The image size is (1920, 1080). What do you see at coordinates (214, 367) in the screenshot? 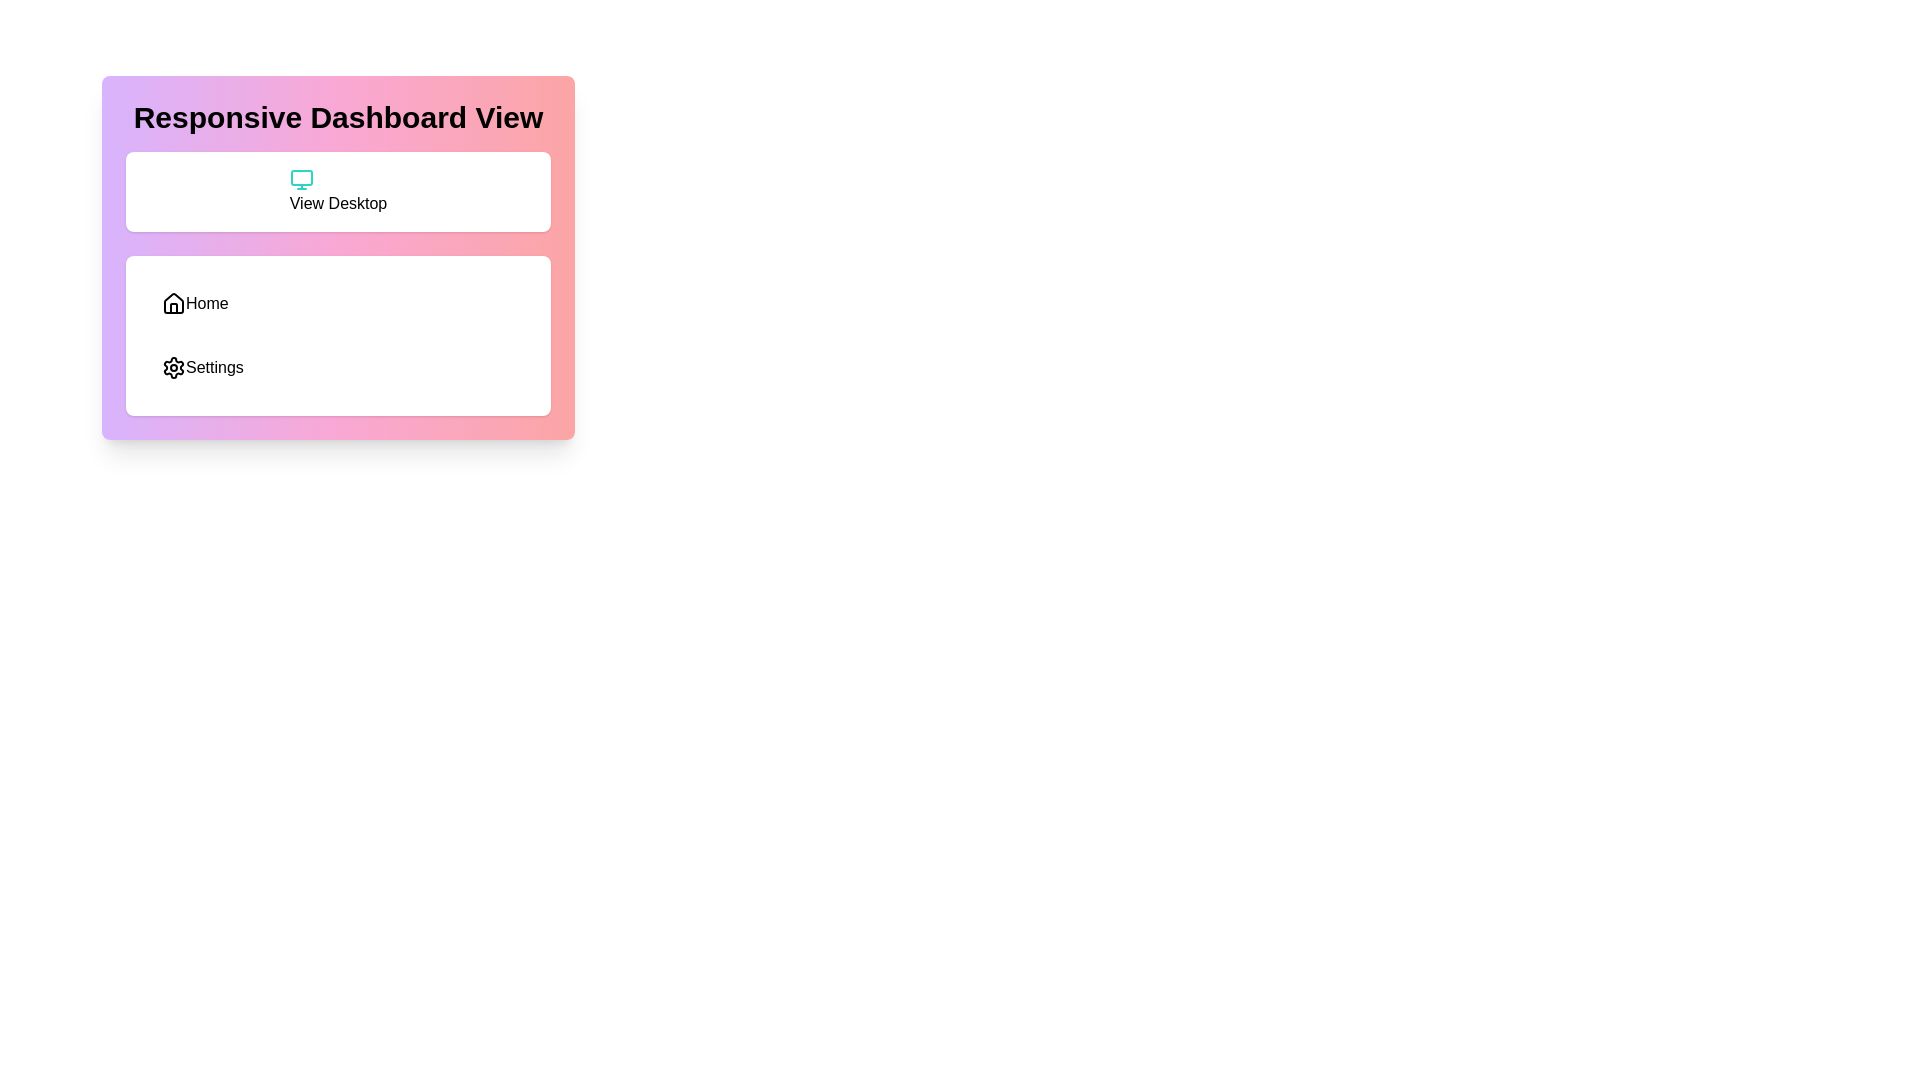
I see `the 'Settings' text label, which is bold and black, positioned to the right of a gear icon in the vertical menu of the card layout` at bounding box center [214, 367].